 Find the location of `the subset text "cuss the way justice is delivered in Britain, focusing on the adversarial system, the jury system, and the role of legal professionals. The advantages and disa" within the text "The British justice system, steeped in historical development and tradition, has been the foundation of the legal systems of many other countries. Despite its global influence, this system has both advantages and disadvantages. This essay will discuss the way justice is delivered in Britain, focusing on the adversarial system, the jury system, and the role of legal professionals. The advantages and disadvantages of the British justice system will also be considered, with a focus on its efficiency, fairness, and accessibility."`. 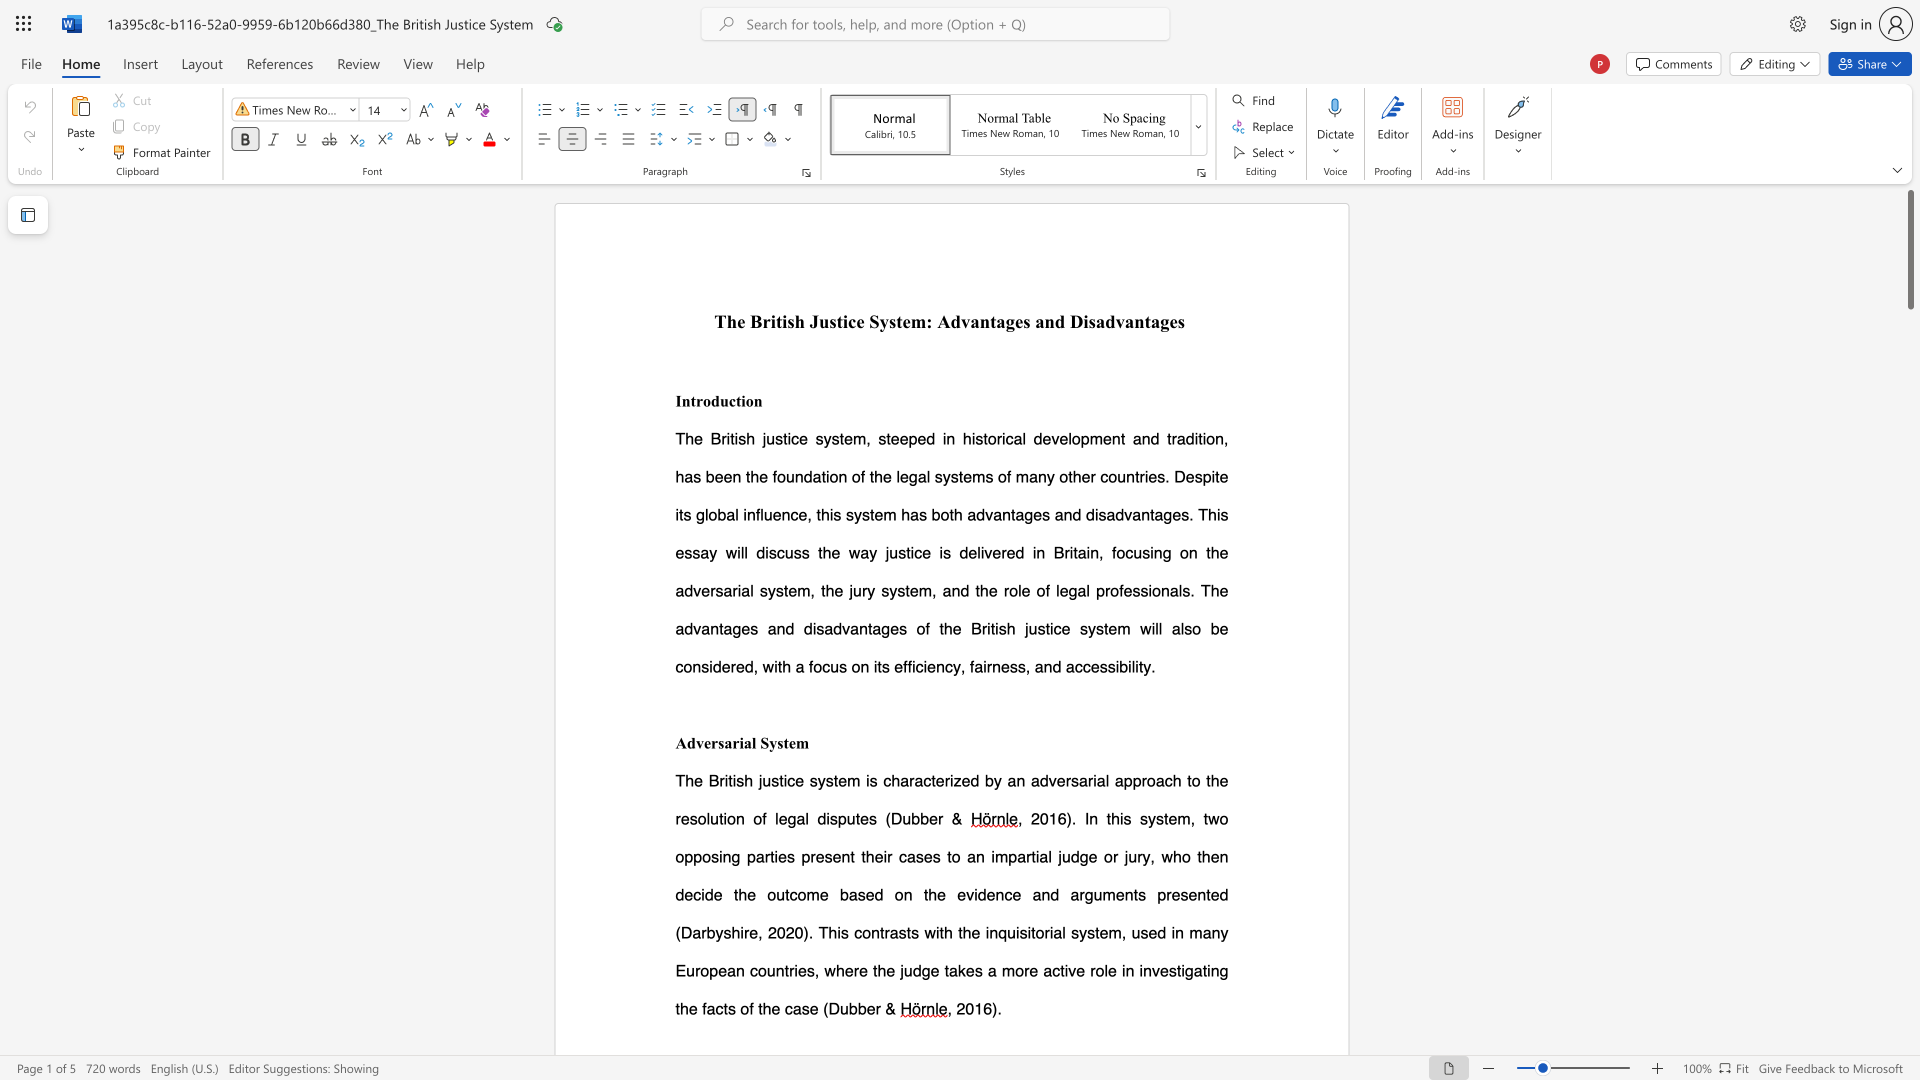

the subset text "cuss the way justice is delivered in Britain, focusing on the adversarial system, the jury system, and the role of legal professionals. The advantages and disa" within the text "The British justice system, steeped in historical development and tradition, has been the foundation of the legal systems of many other countries. Despite its global influence, this system has both advantages and disadvantages. This essay will discuss the way justice is delivered in Britain, focusing on the adversarial system, the jury system, and the role of legal professionals. The advantages and disadvantages of the British justice system will also be considered, with a focus on its efficiency, fairness, and accessibility." is located at coordinates (775, 552).